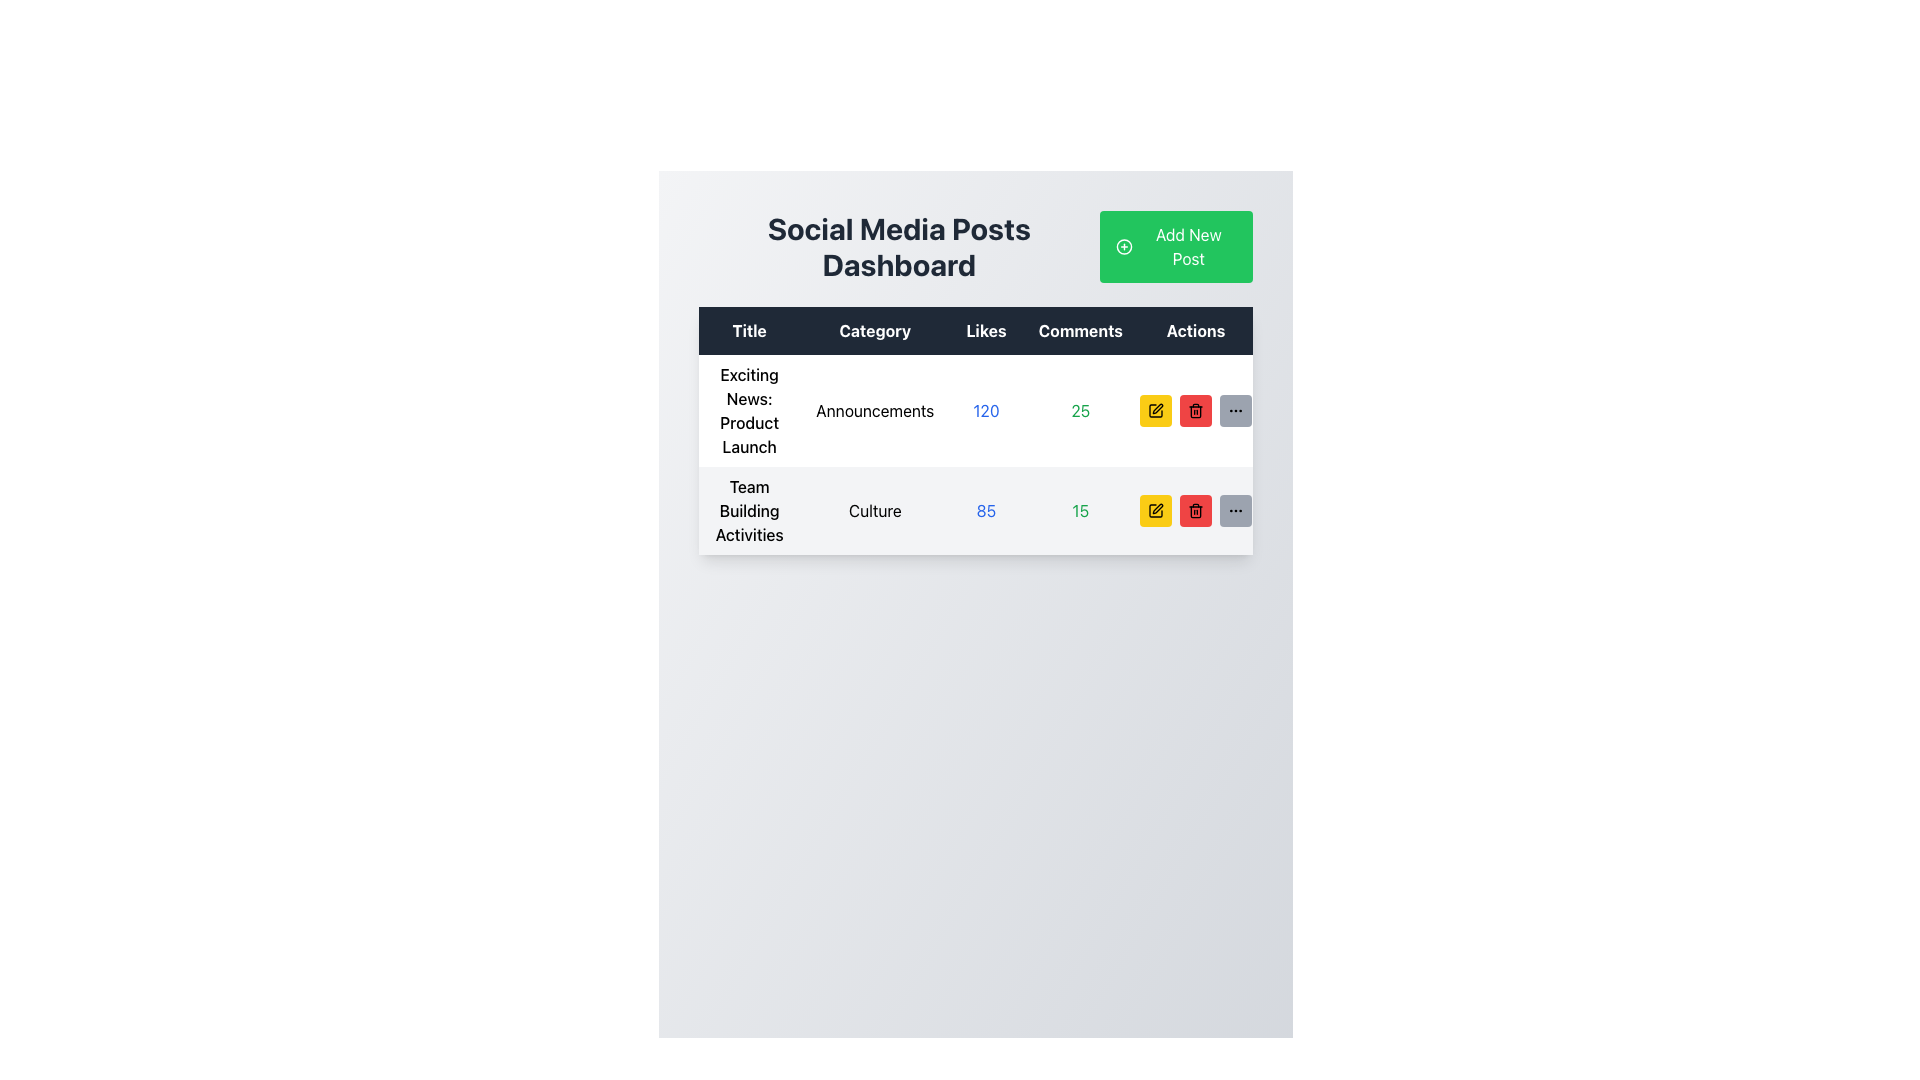 The height and width of the screenshot is (1080, 1920). I want to click on the 'Actions' column header, which is the last column header displaying the text in bold white typography on a dark navy blue background, so click(1195, 330).